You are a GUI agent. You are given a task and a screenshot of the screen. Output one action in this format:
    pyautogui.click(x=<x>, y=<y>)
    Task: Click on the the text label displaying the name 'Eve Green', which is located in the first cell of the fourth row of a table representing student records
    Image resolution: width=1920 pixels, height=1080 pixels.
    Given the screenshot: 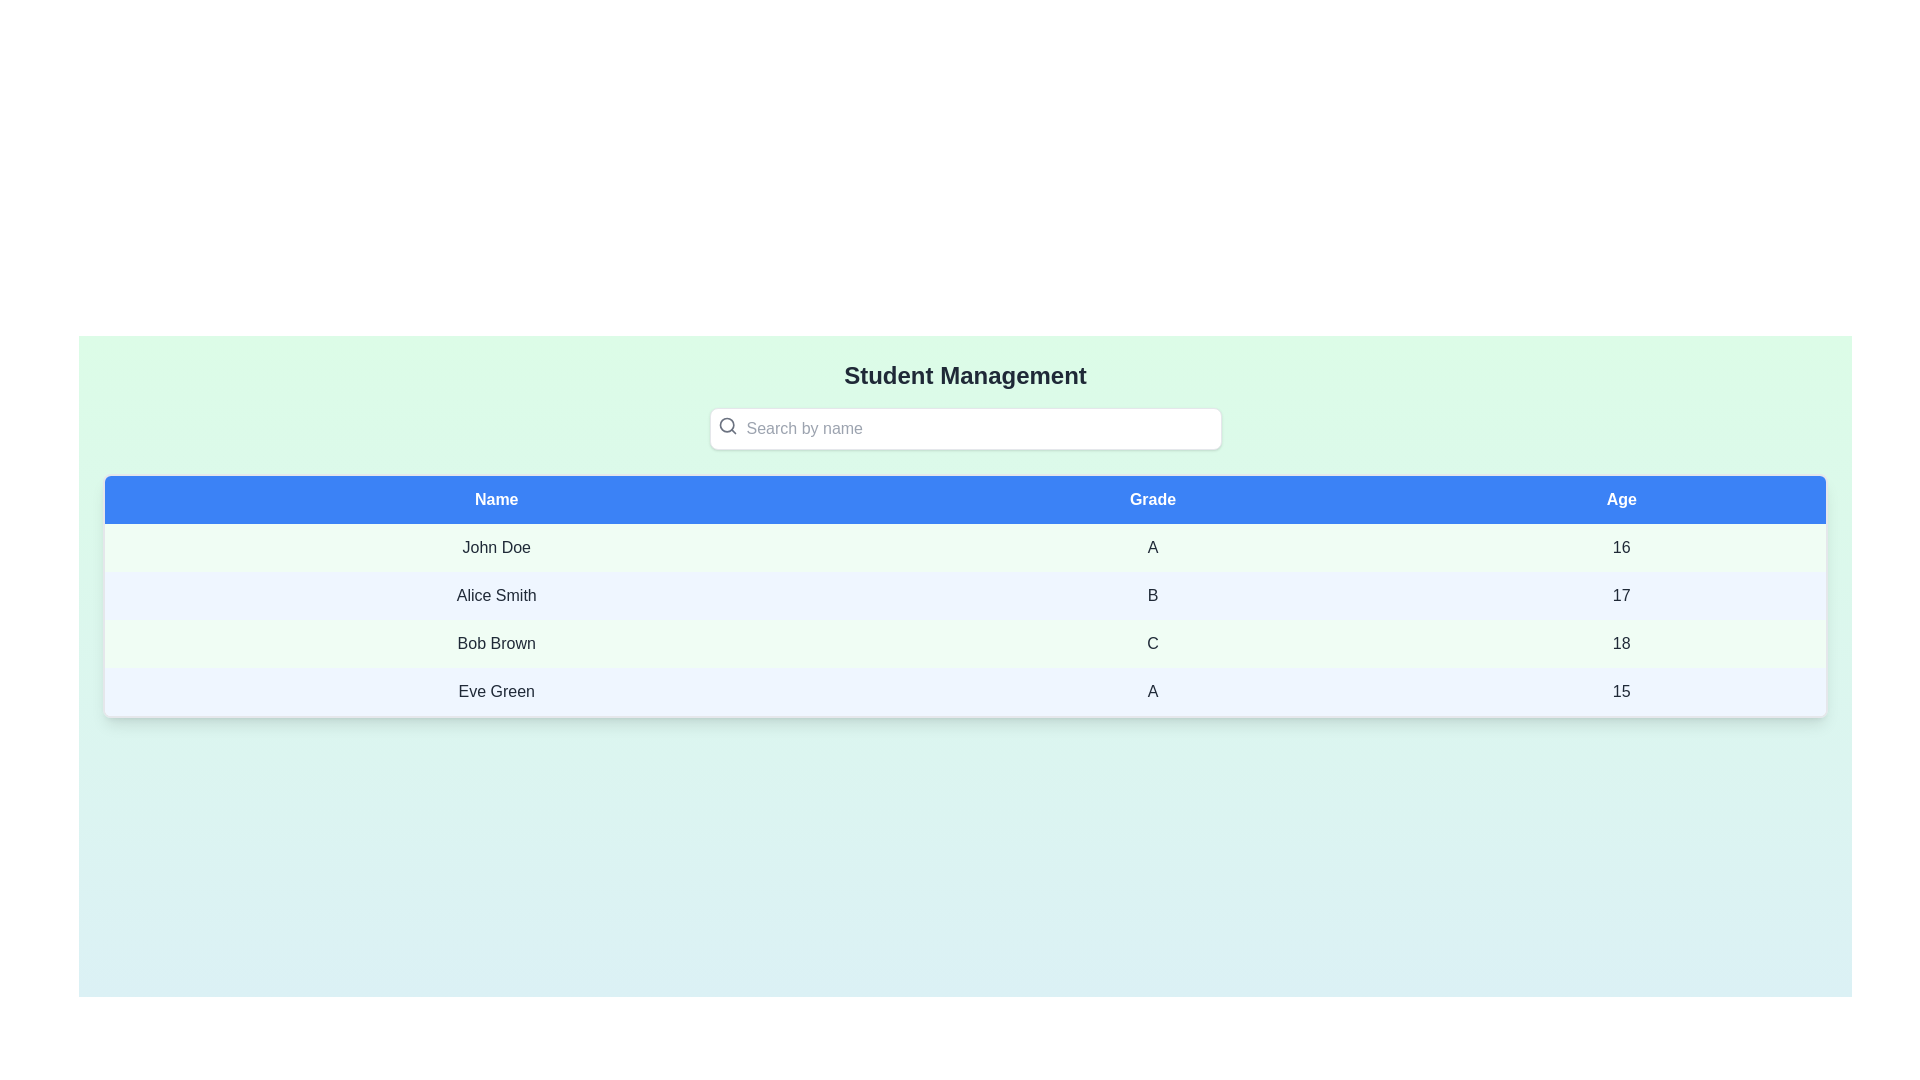 What is the action you would take?
    pyautogui.click(x=496, y=690)
    